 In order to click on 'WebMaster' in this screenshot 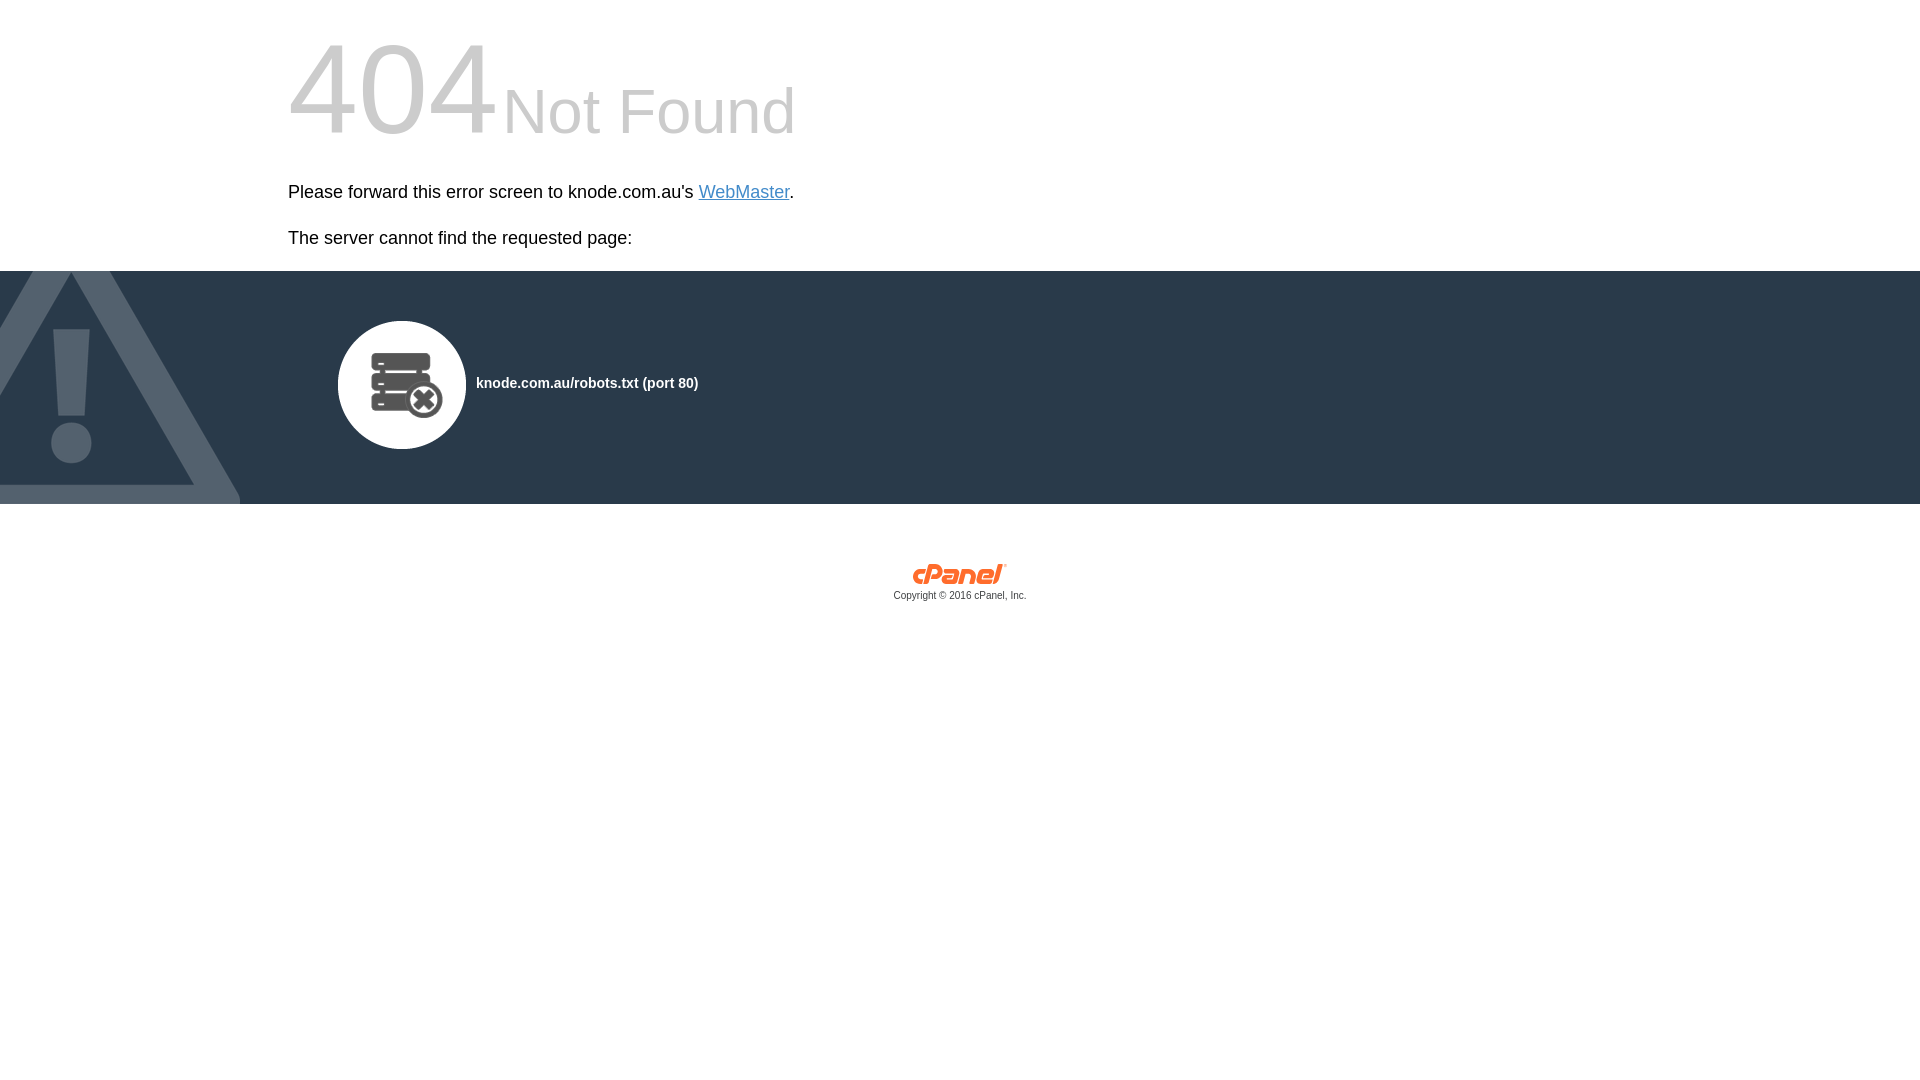, I will do `click(743, 192)`.